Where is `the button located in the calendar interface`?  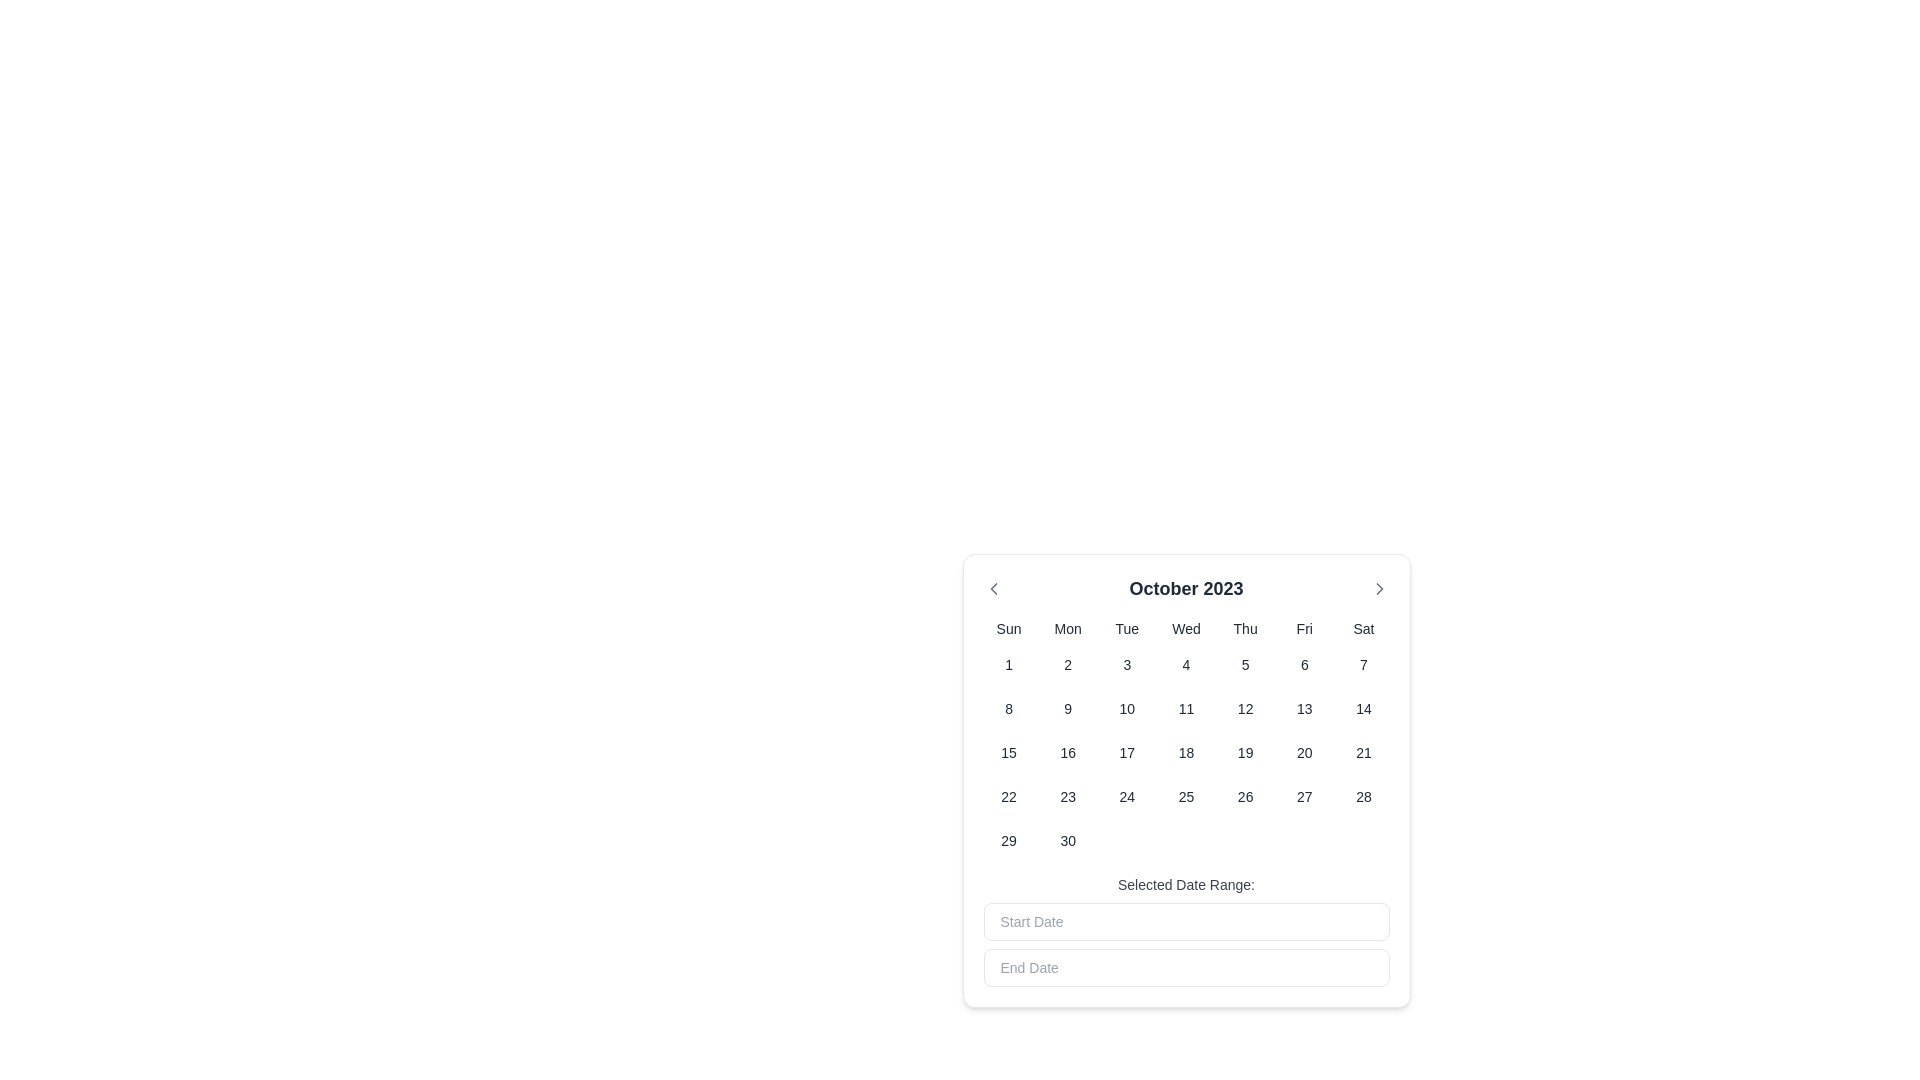
the button located in the calendar interface is located at coordinates (1127, 664).